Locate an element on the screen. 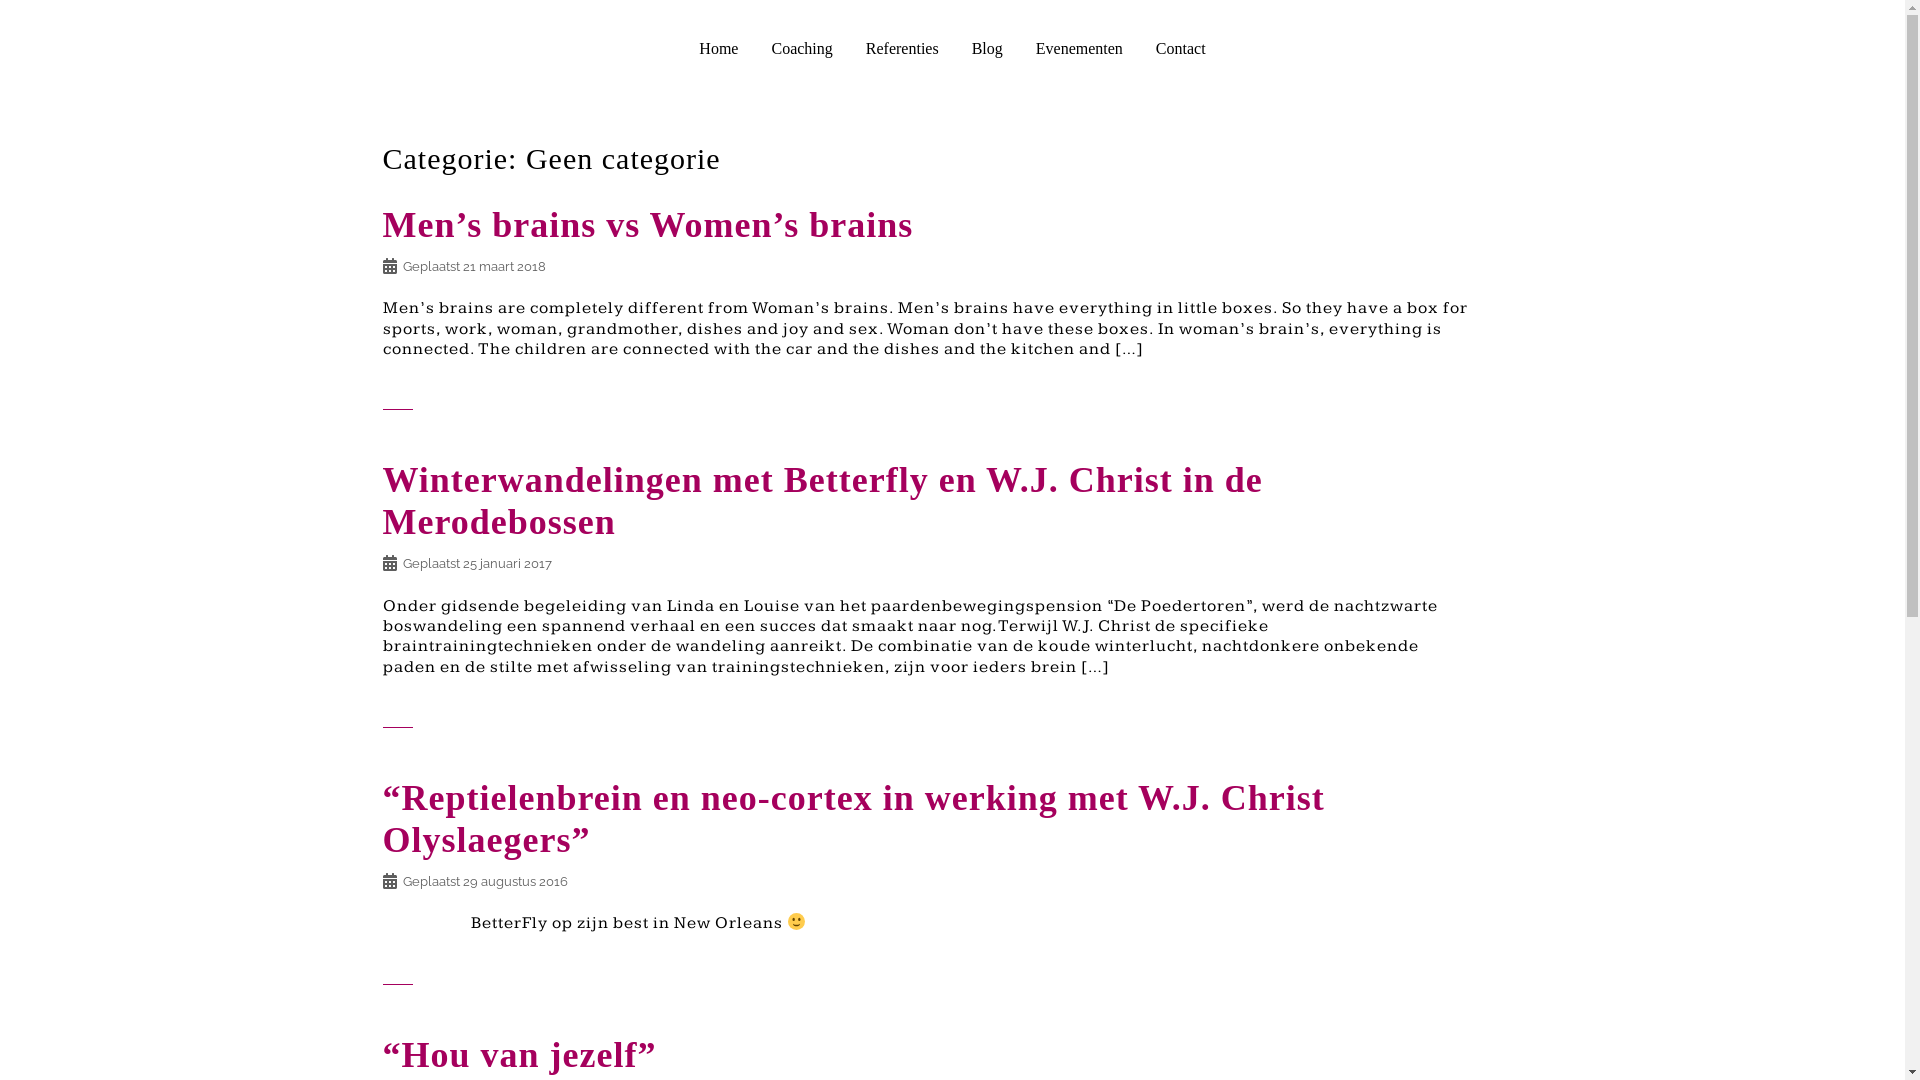 The width and height of the screenshot is (1920, 1080). 'Home' is located at coordinates (718, 47).